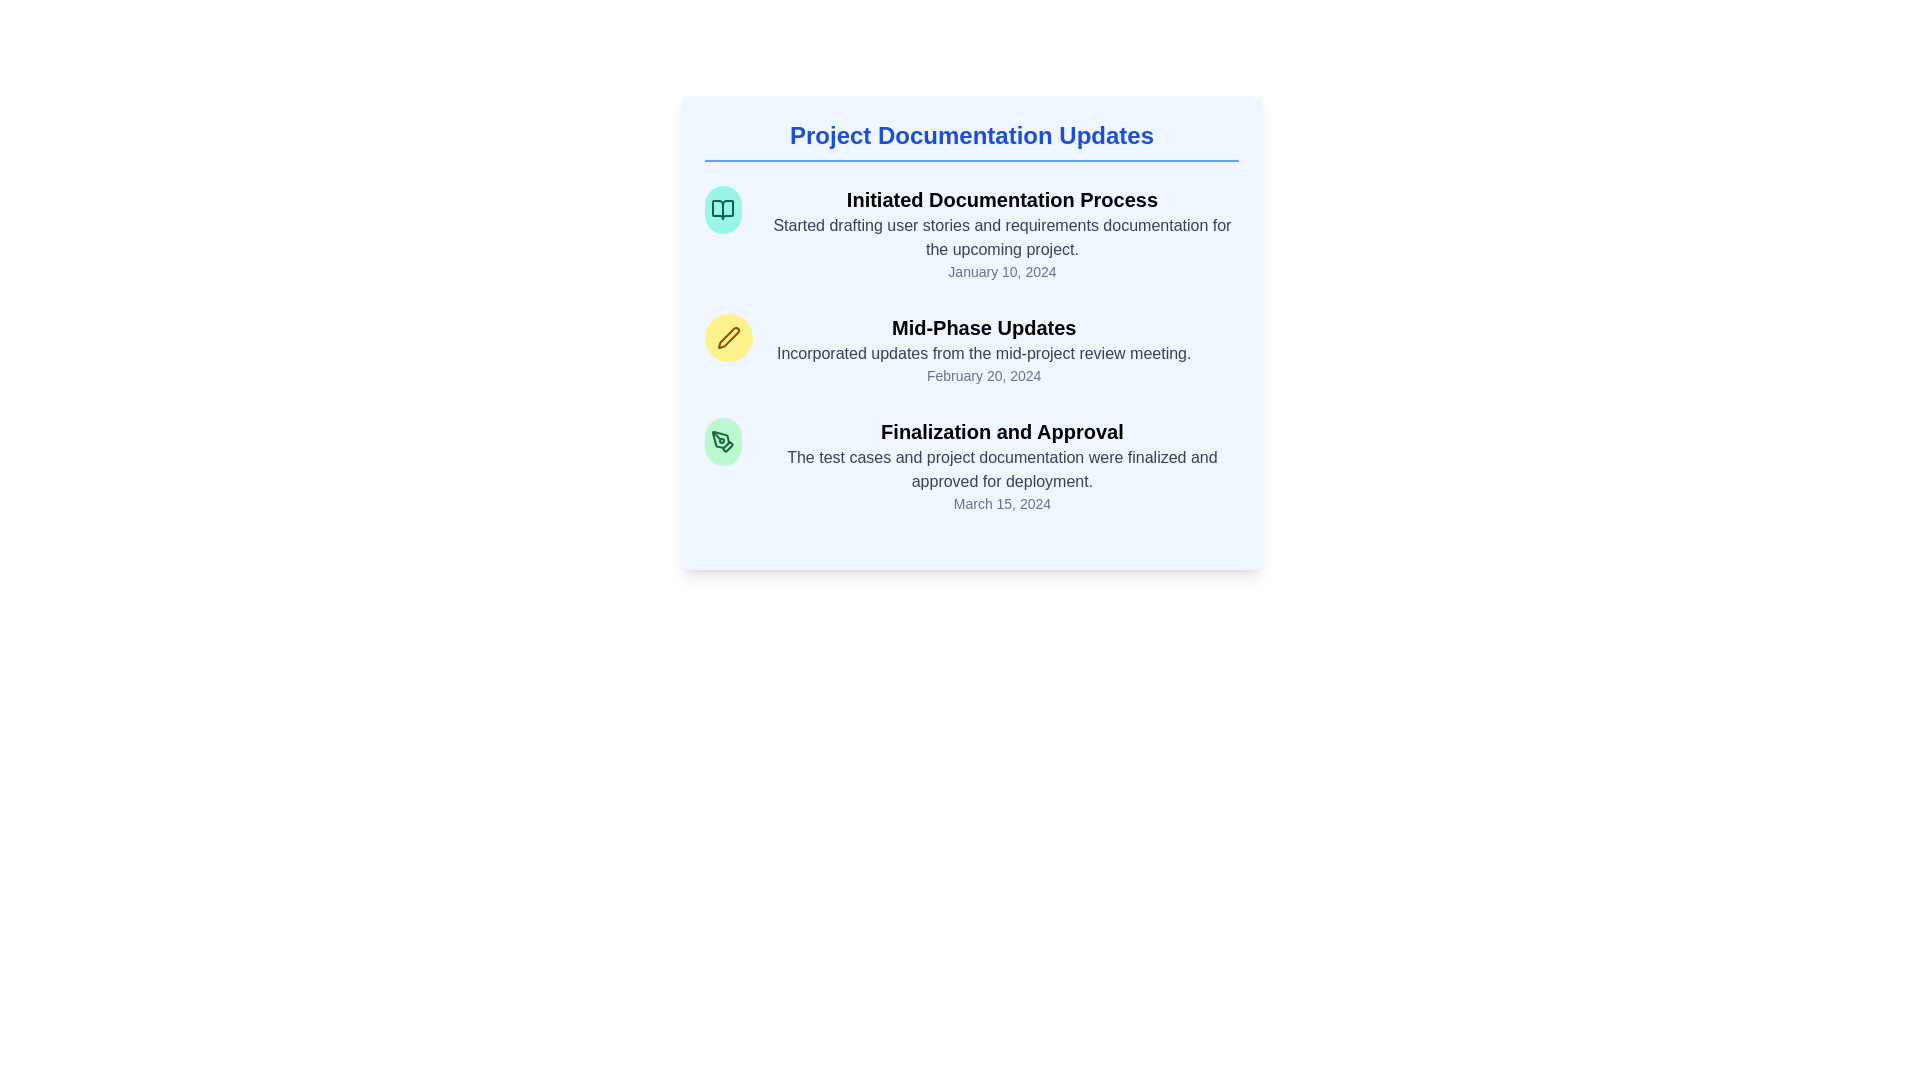 This screenshot has height=1080, width=1920. Describe the element at coordinates (728, 337) in the screenshot. I see `the middle circular icon that indicates 'Mid-Phase Updates', located vertically between the book icon above and the plant icon below` at that location.